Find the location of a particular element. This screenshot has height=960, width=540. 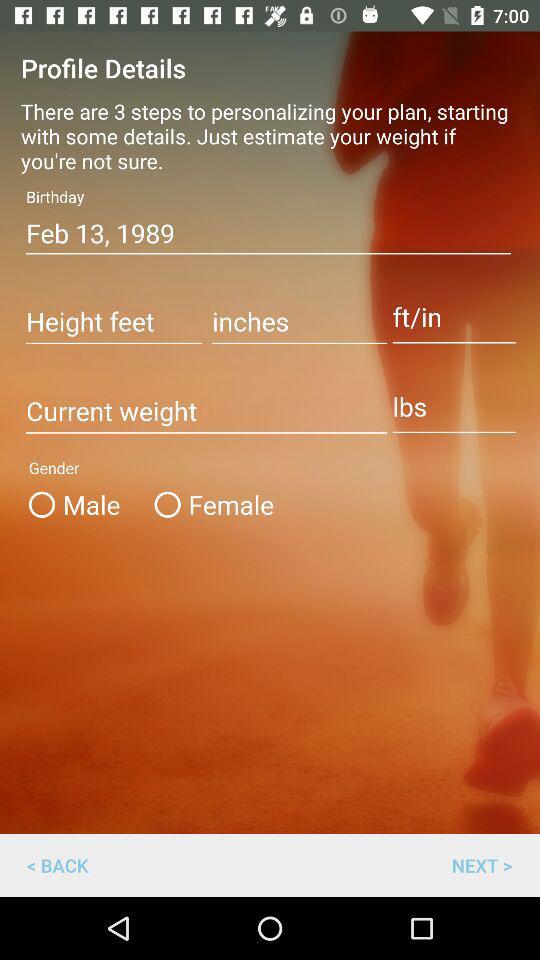

the current weight is located at coordinates (205, 411).